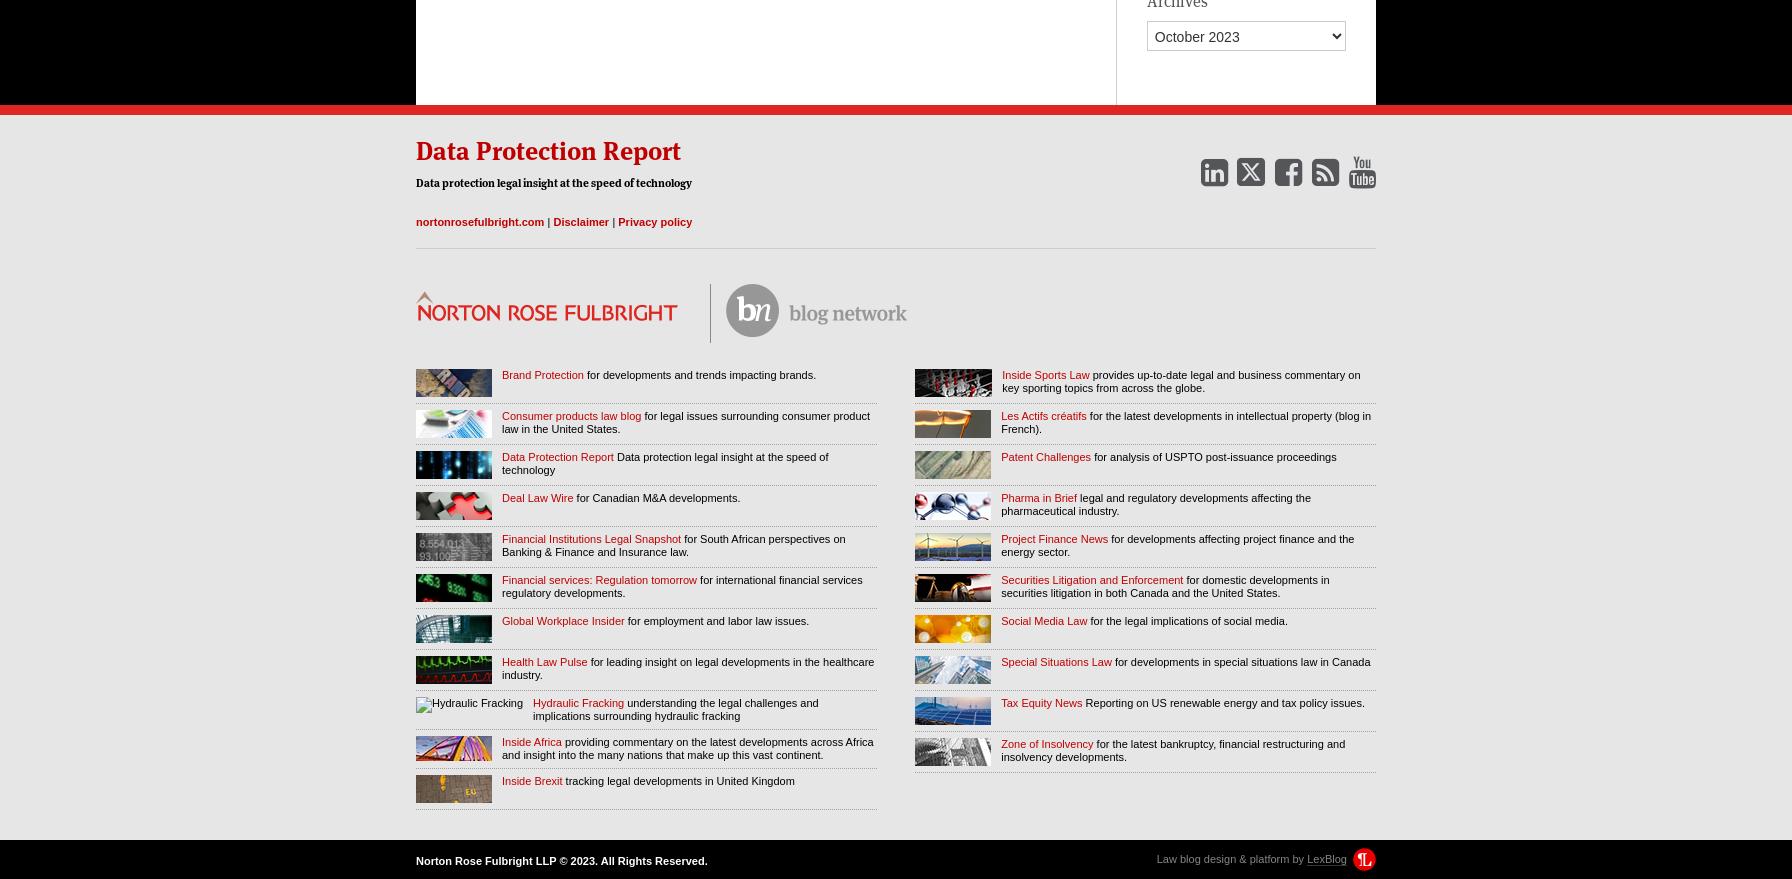  I want to click on 'tracking legal developments in United Kingdom', so click(677, 780).